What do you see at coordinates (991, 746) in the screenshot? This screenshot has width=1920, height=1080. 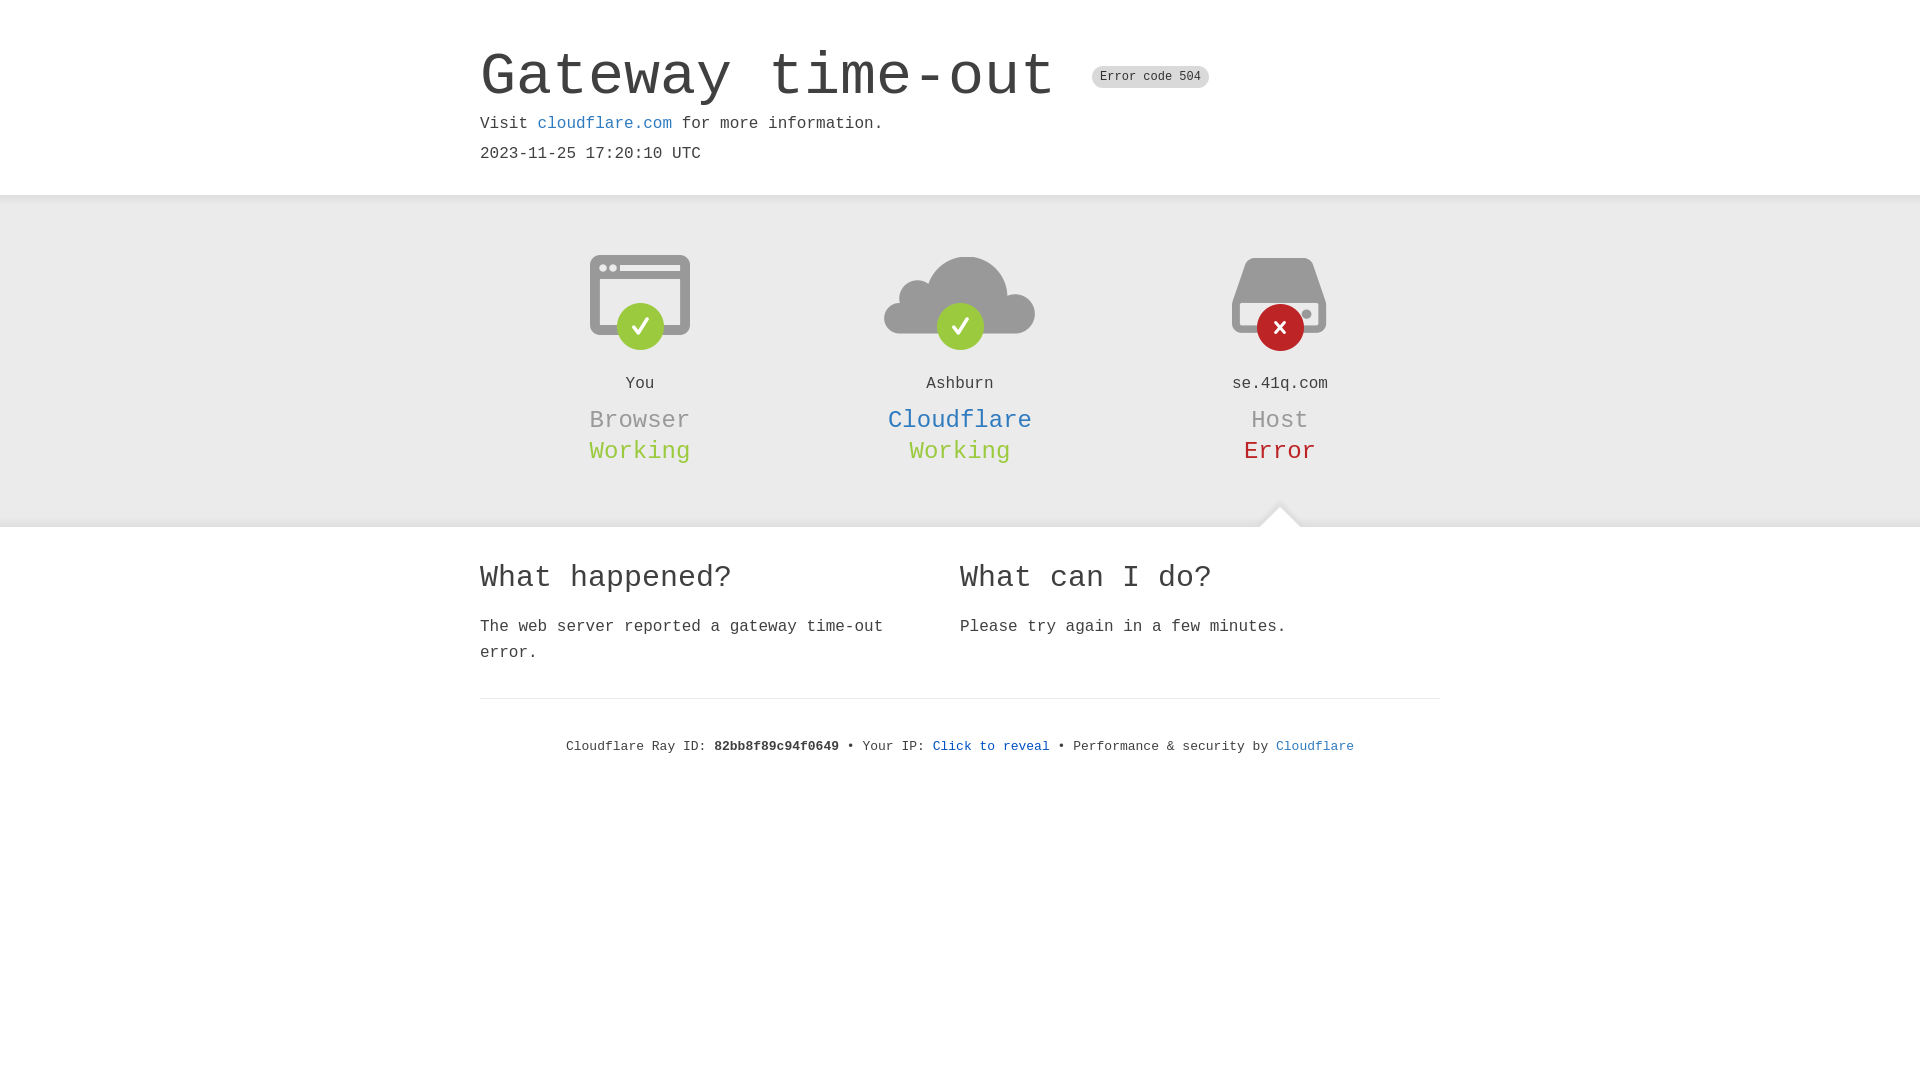 I see `'Click to reveal'` at bounding box center [991, 746].